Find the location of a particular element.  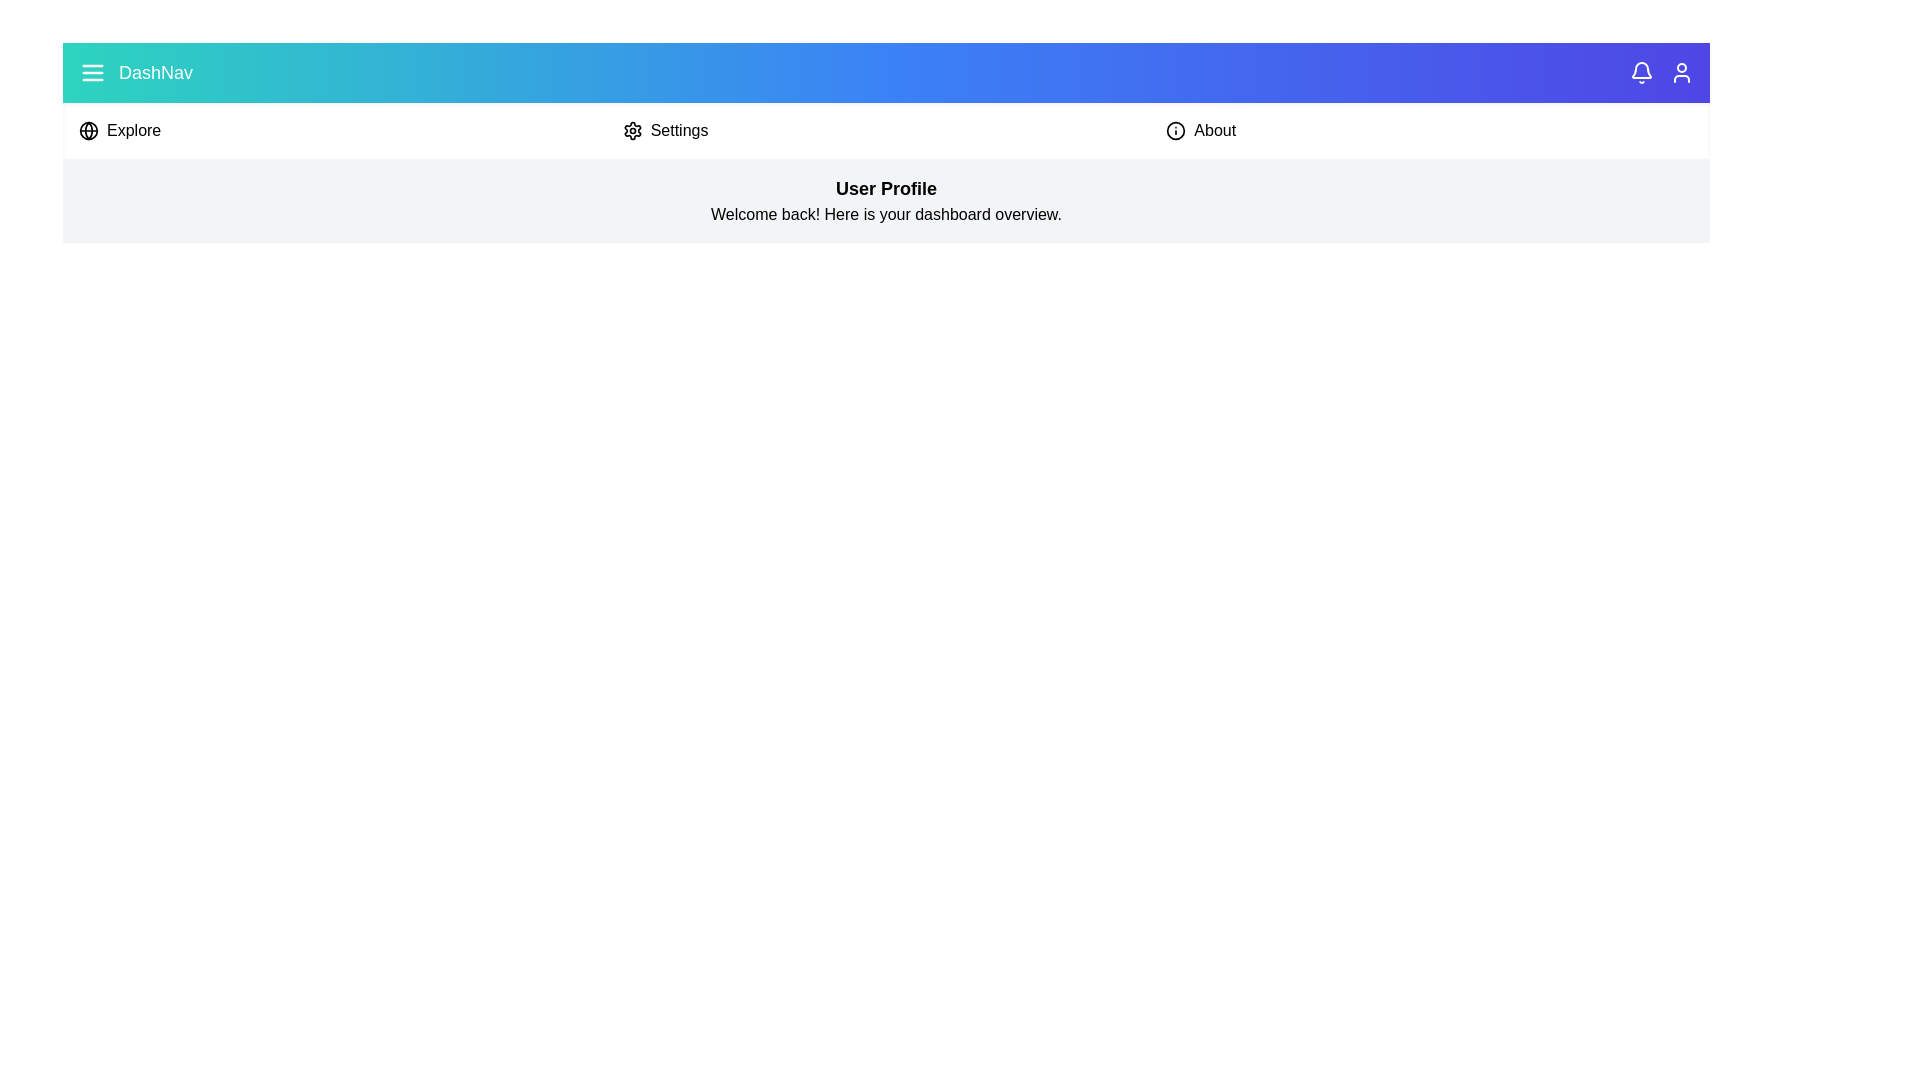

the menu button to toggle the menu visibility is located at coordinates (91, 72).